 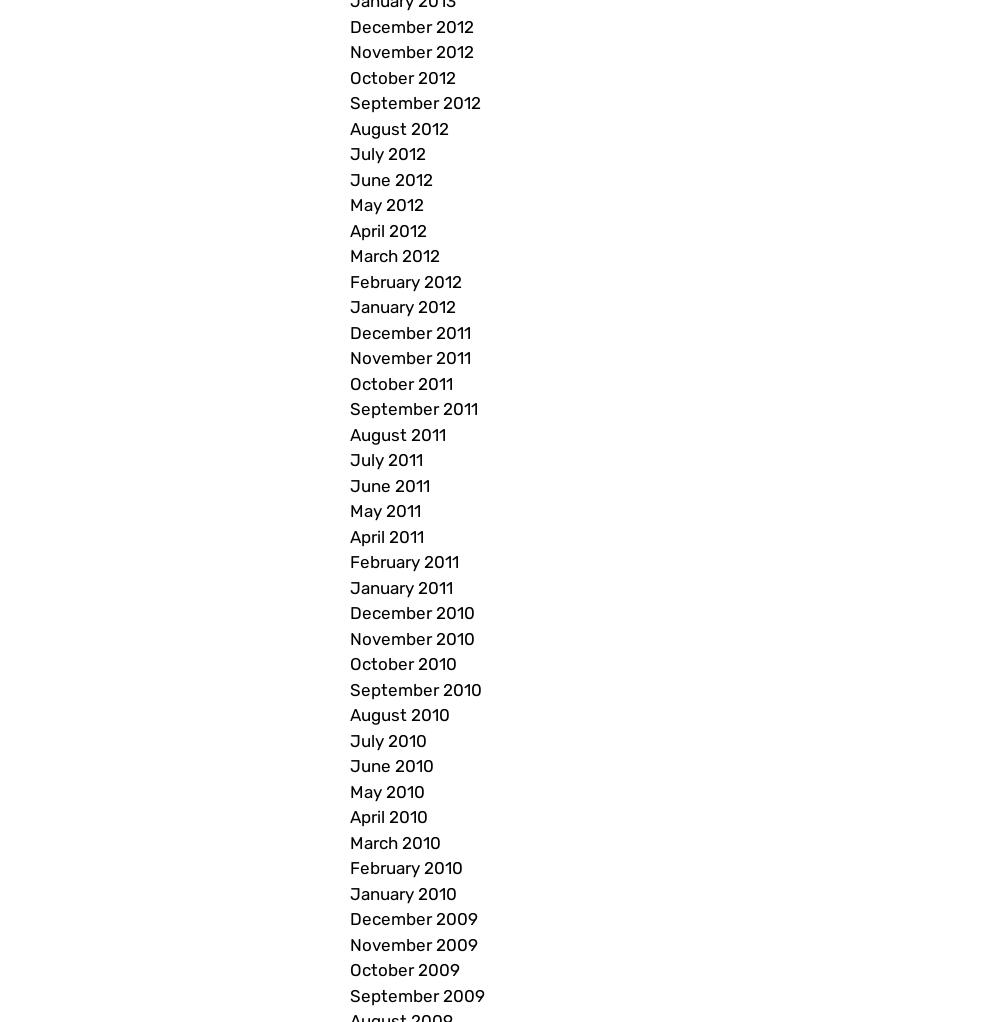 What do you see at coordinates (406, 867) in the screenshot?
I see `'February 2010'` at bounding box center [406, 867].